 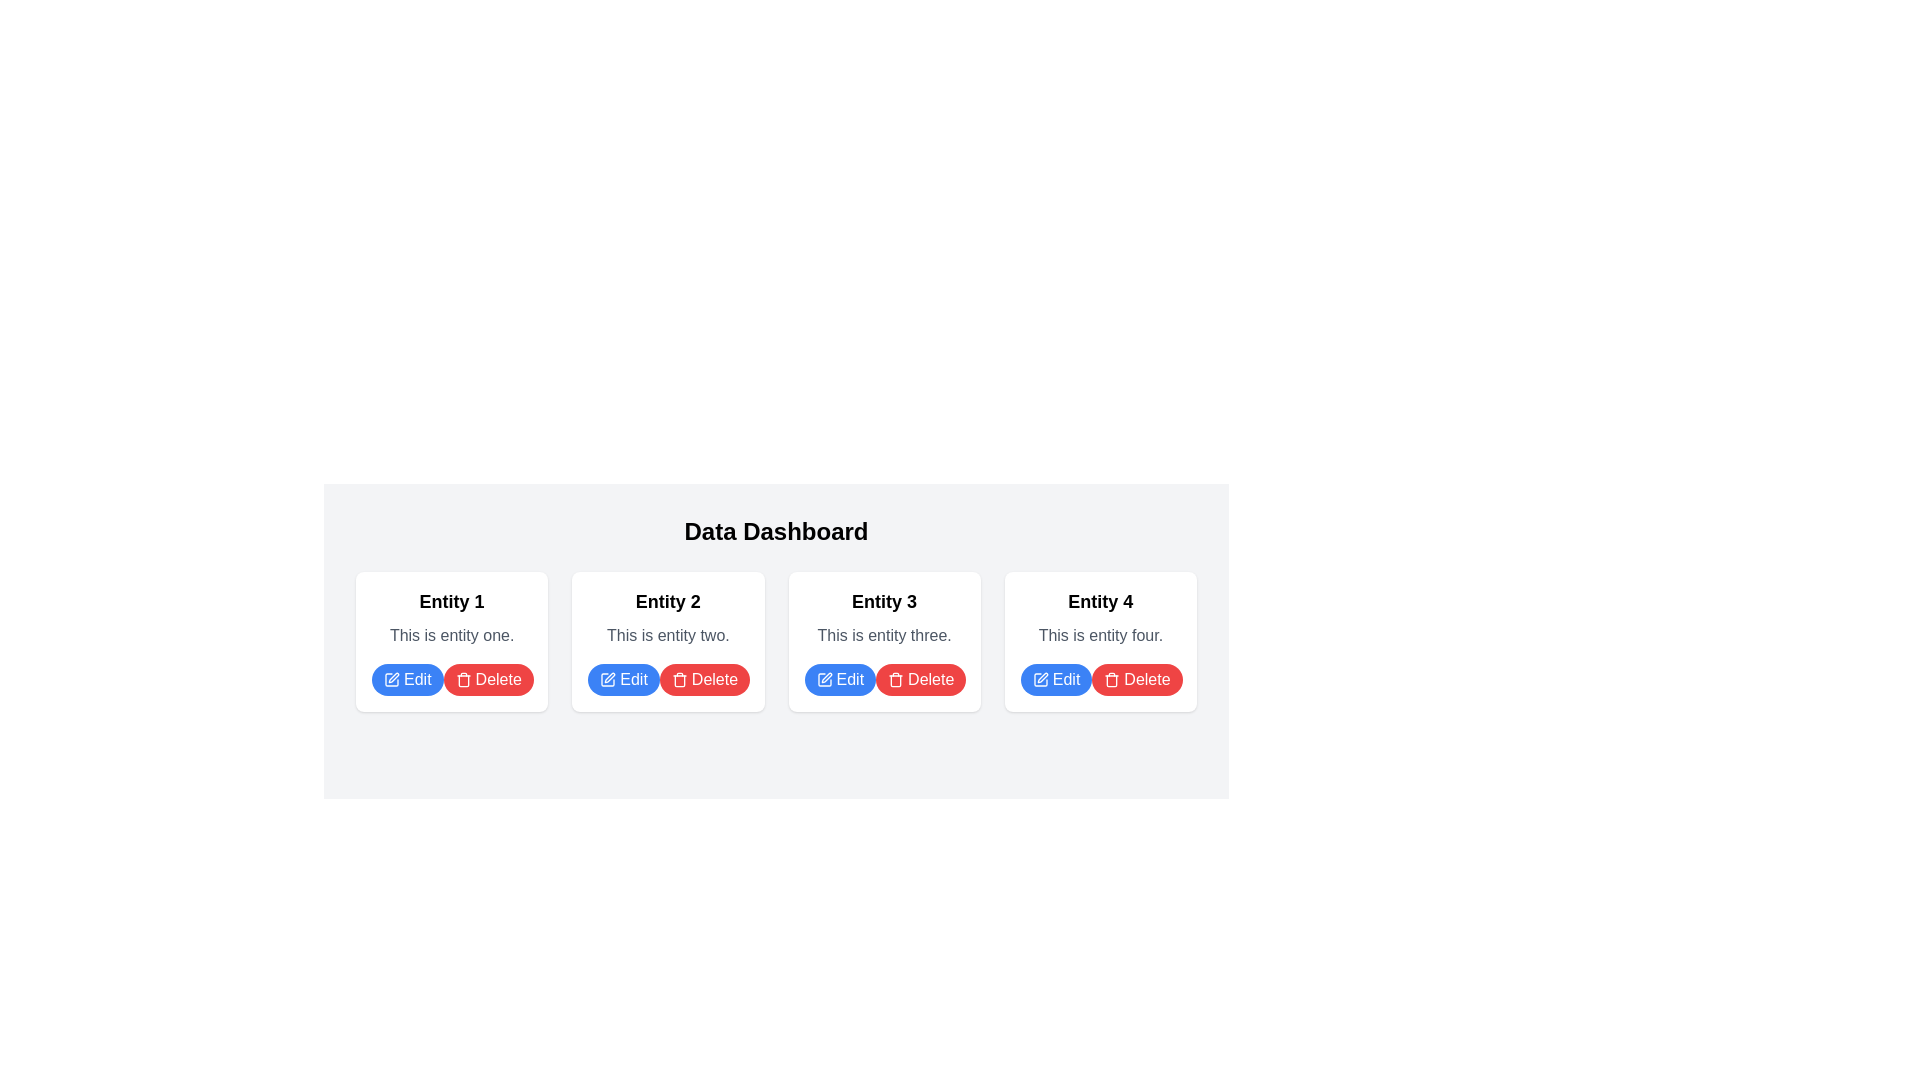 What do you see at coordinates (895, 680) in the screenshot?
I see `the rectangular body of the trash can icon located under the 'Delete' button associated with the Entity 4 card in the Data Dashboard` at bounding box center [895, 680].